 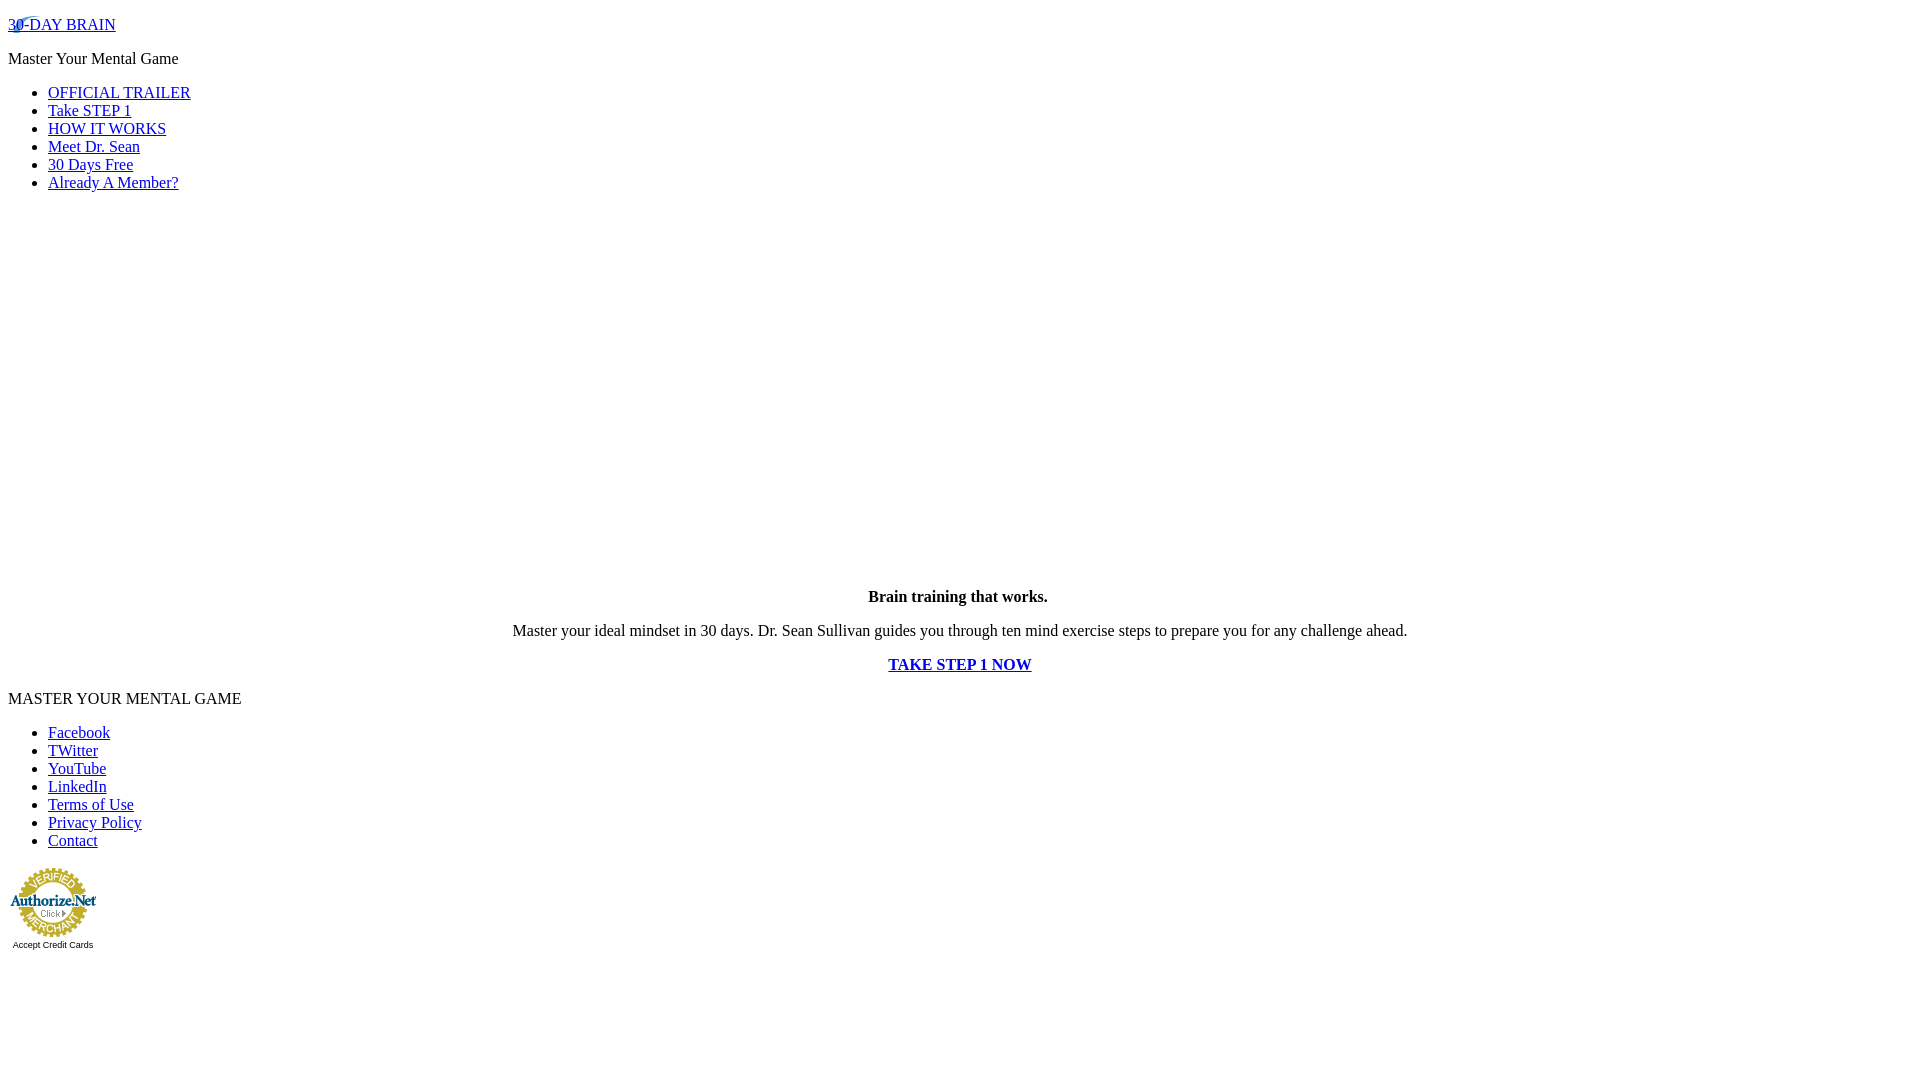 What do you see at coordinates (118, 92) in the screenshot?
I see `'OFFICIAL TRAILER'` at bounding box center [118, 92].